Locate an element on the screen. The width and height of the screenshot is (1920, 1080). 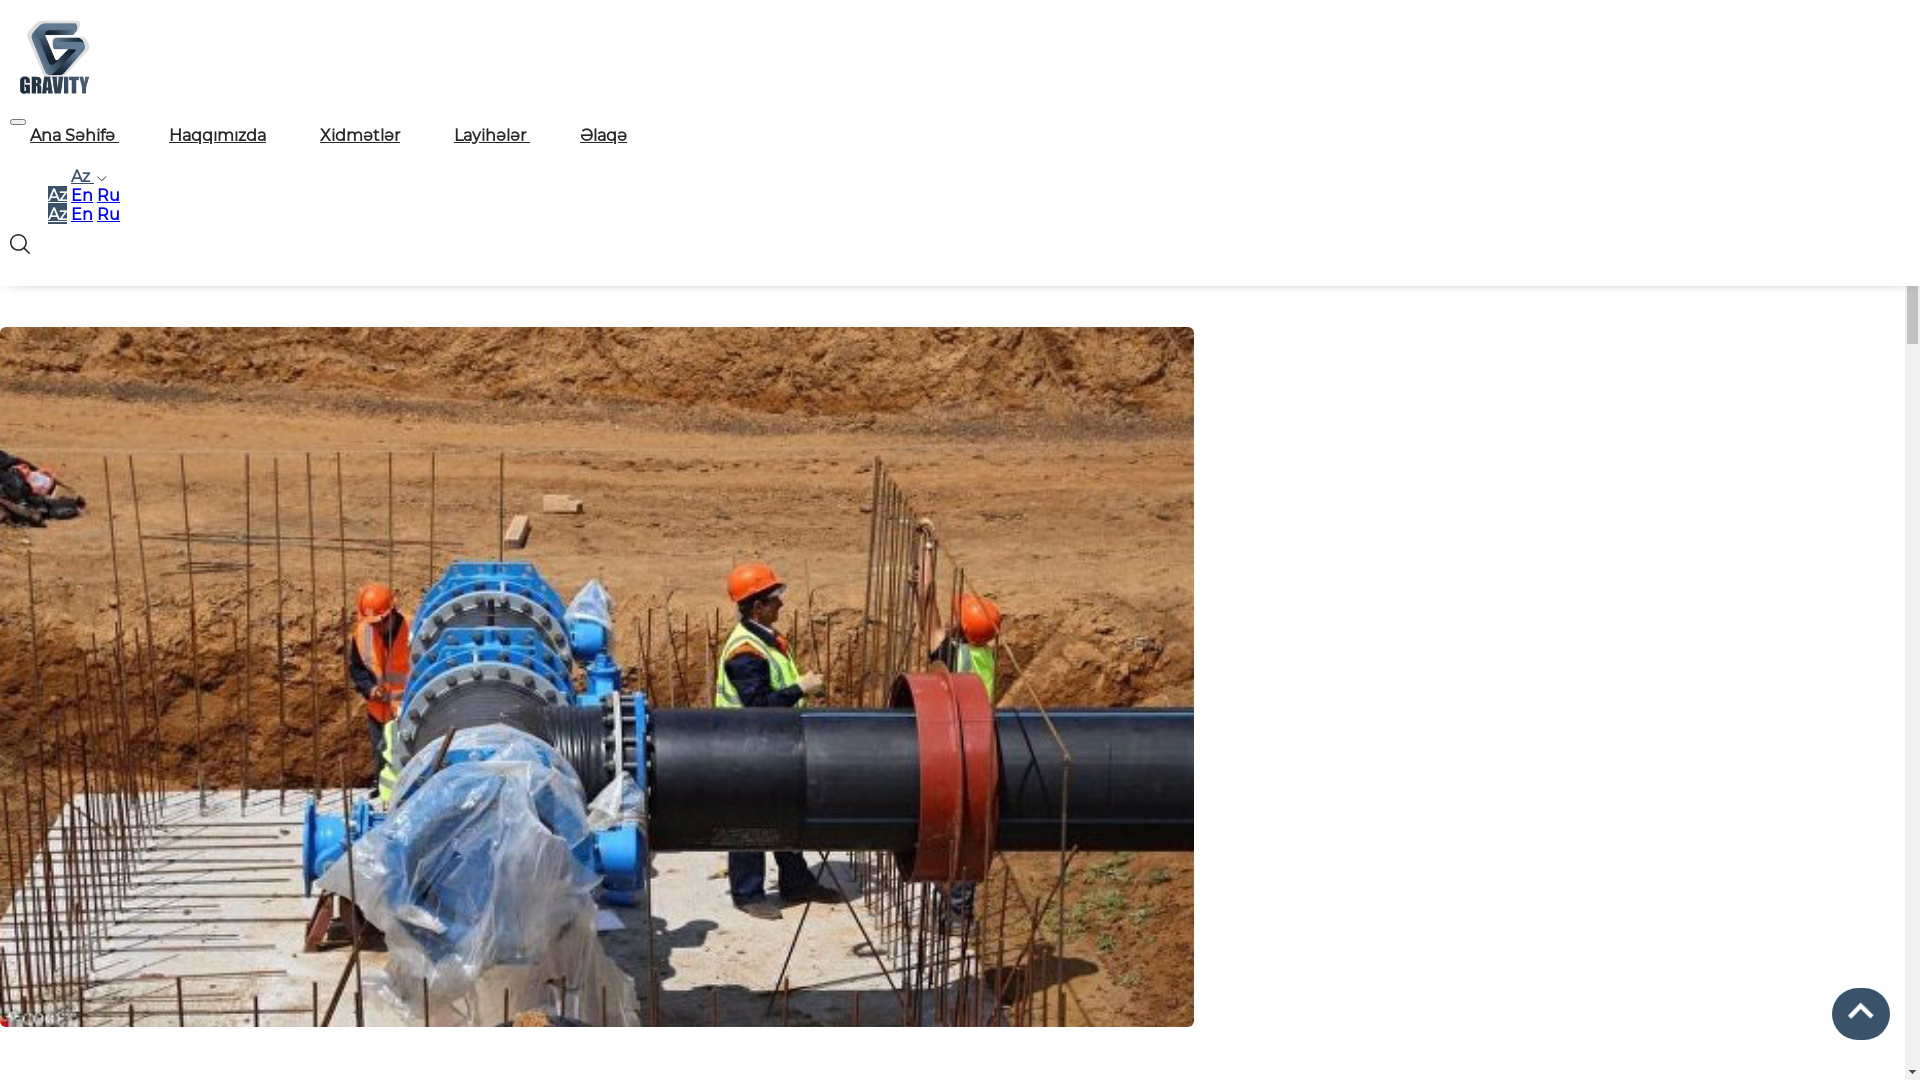
'En' is located at coordinates (80, 214).